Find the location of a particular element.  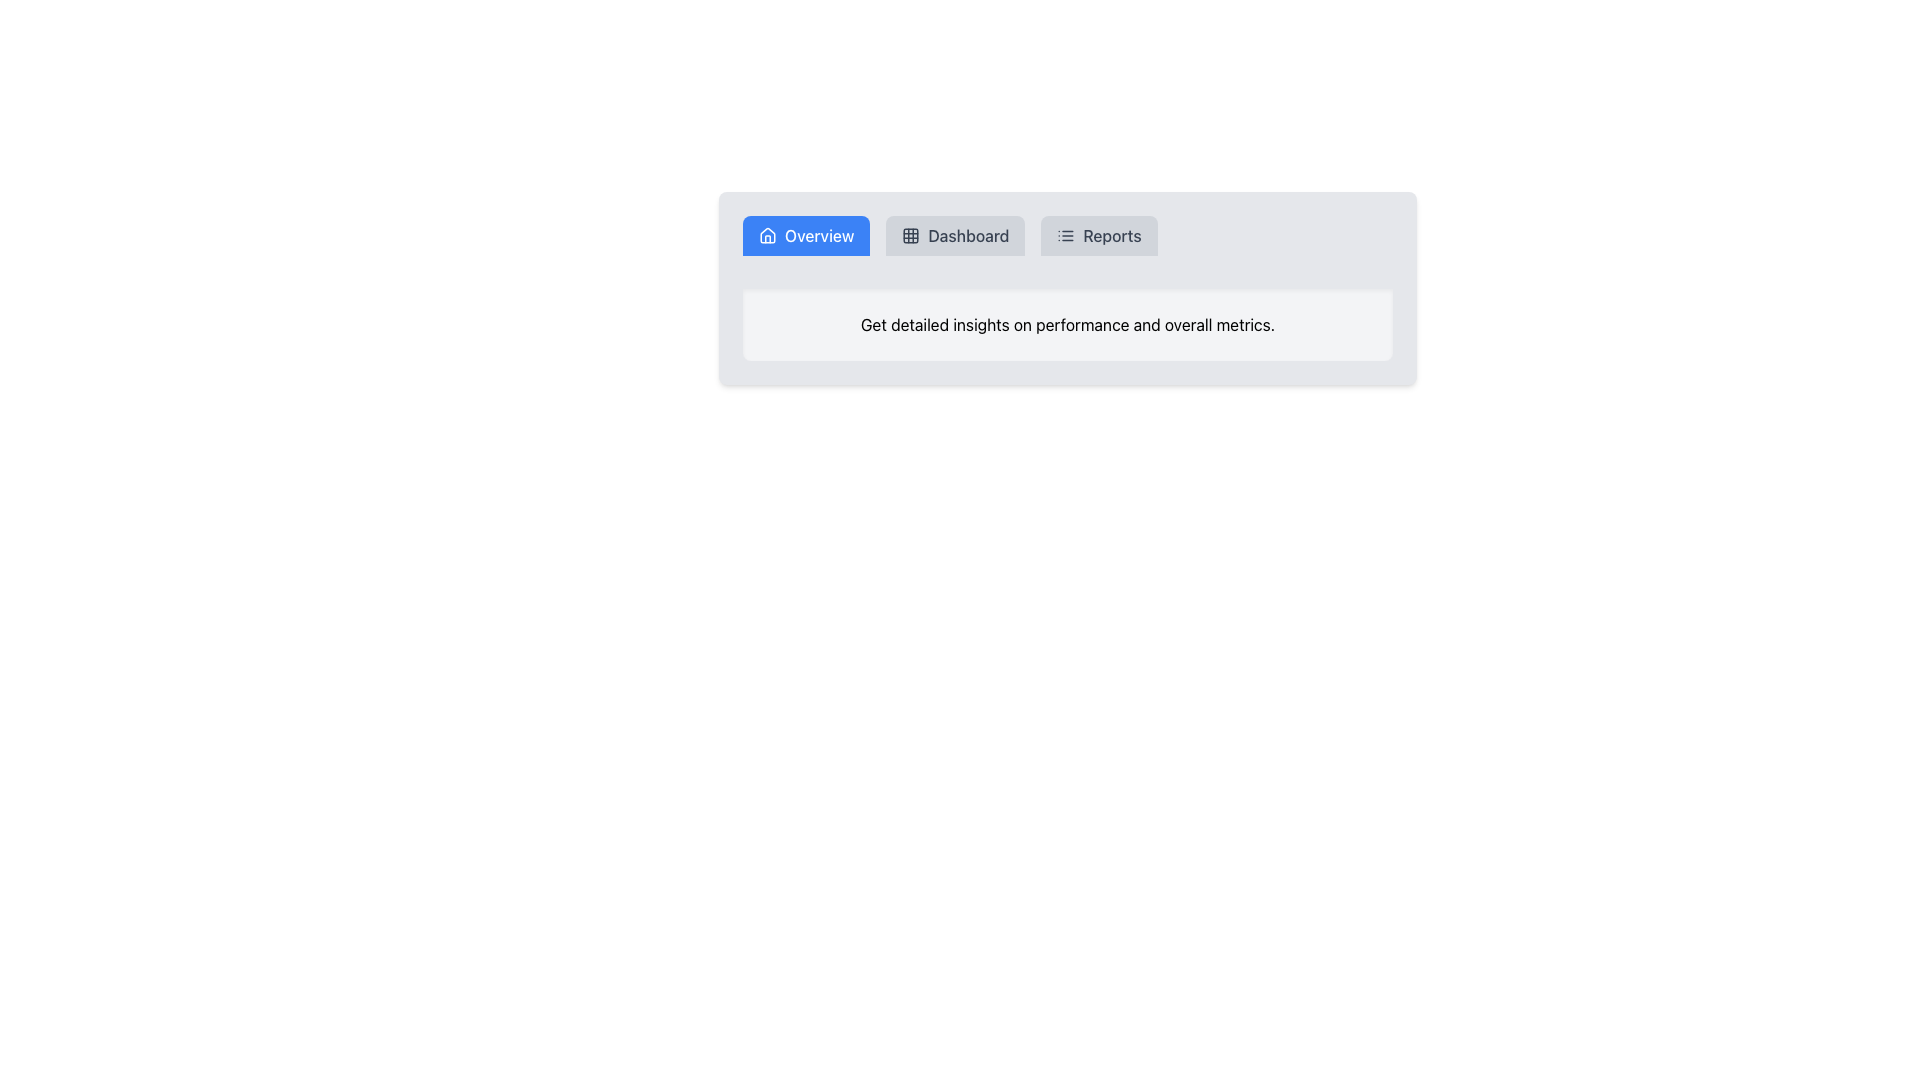

the 'Reports' button icon, which is positioned to the left of the text 'Reports' in the navigation bar is located at coordinates (1065, 234).